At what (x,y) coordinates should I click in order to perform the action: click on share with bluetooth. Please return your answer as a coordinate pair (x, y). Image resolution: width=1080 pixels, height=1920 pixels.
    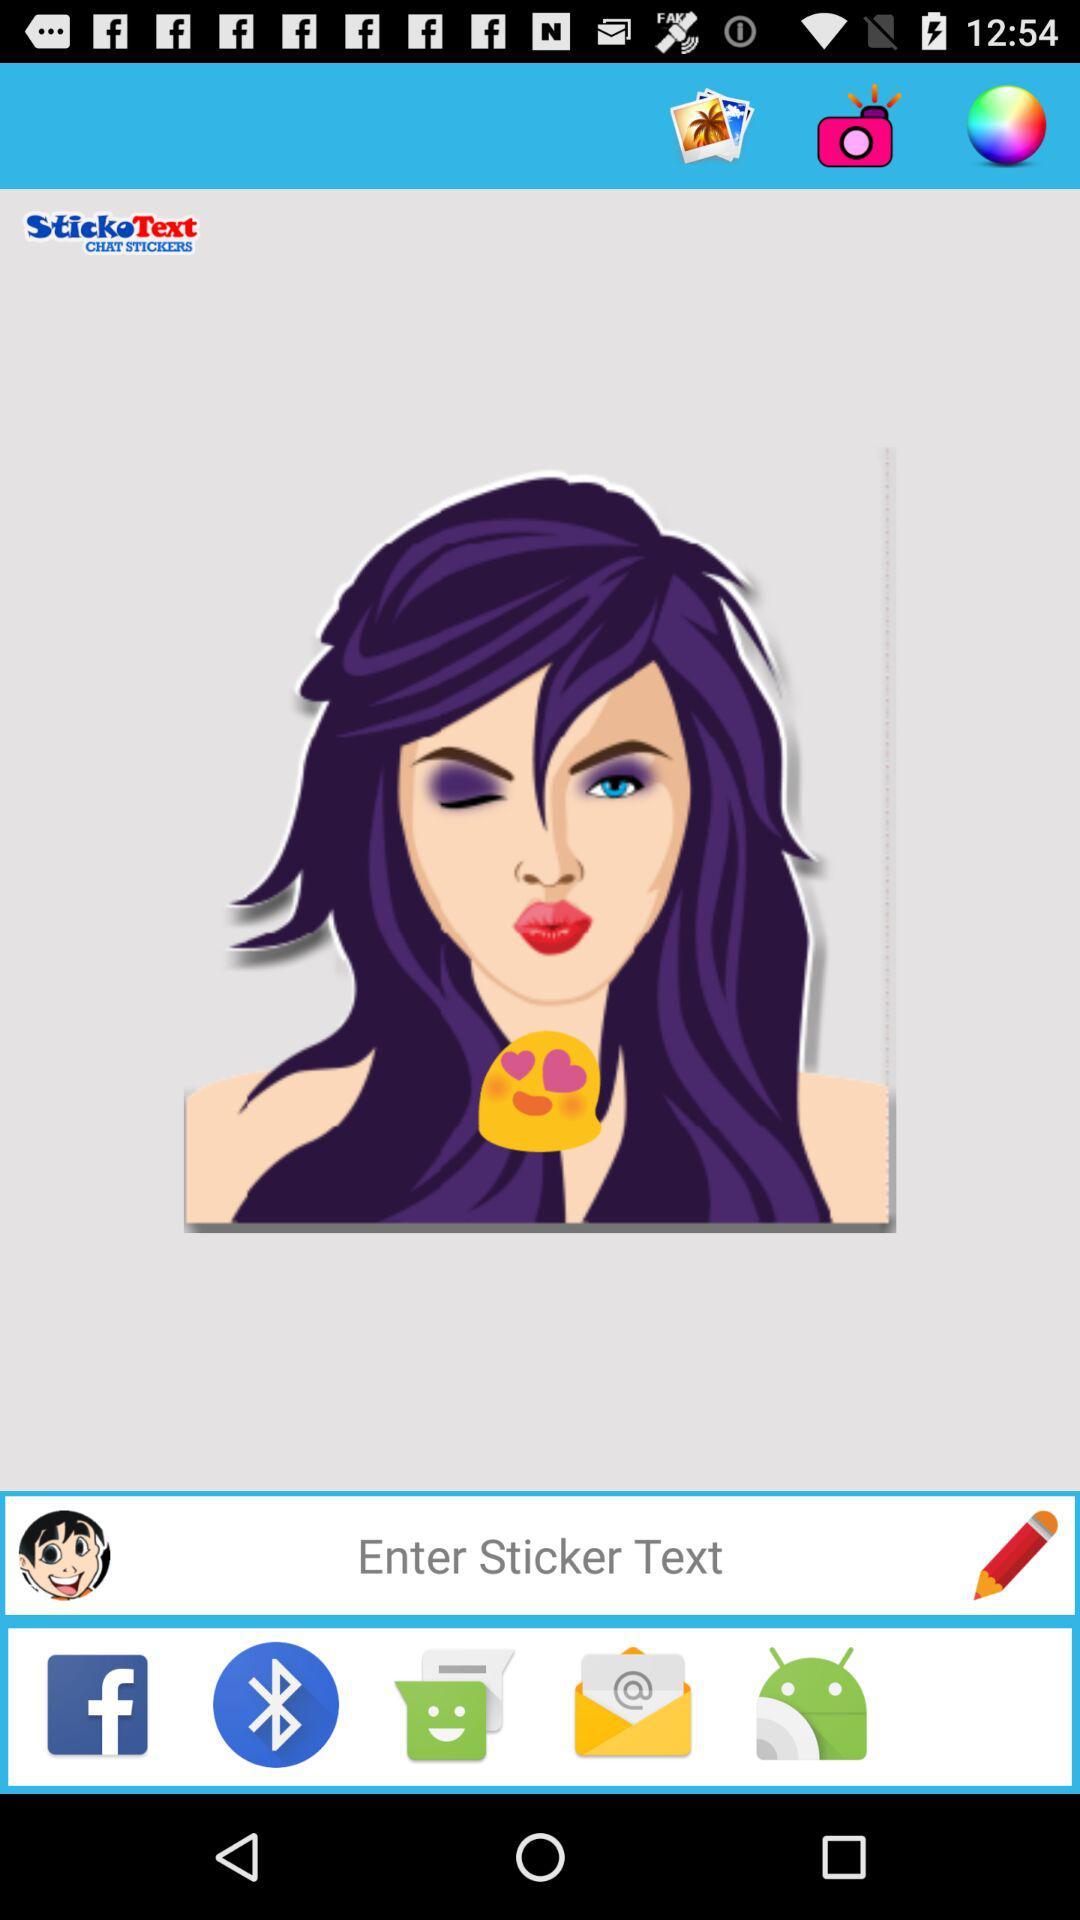
    Looking at the image, I should click on (276, 1703).